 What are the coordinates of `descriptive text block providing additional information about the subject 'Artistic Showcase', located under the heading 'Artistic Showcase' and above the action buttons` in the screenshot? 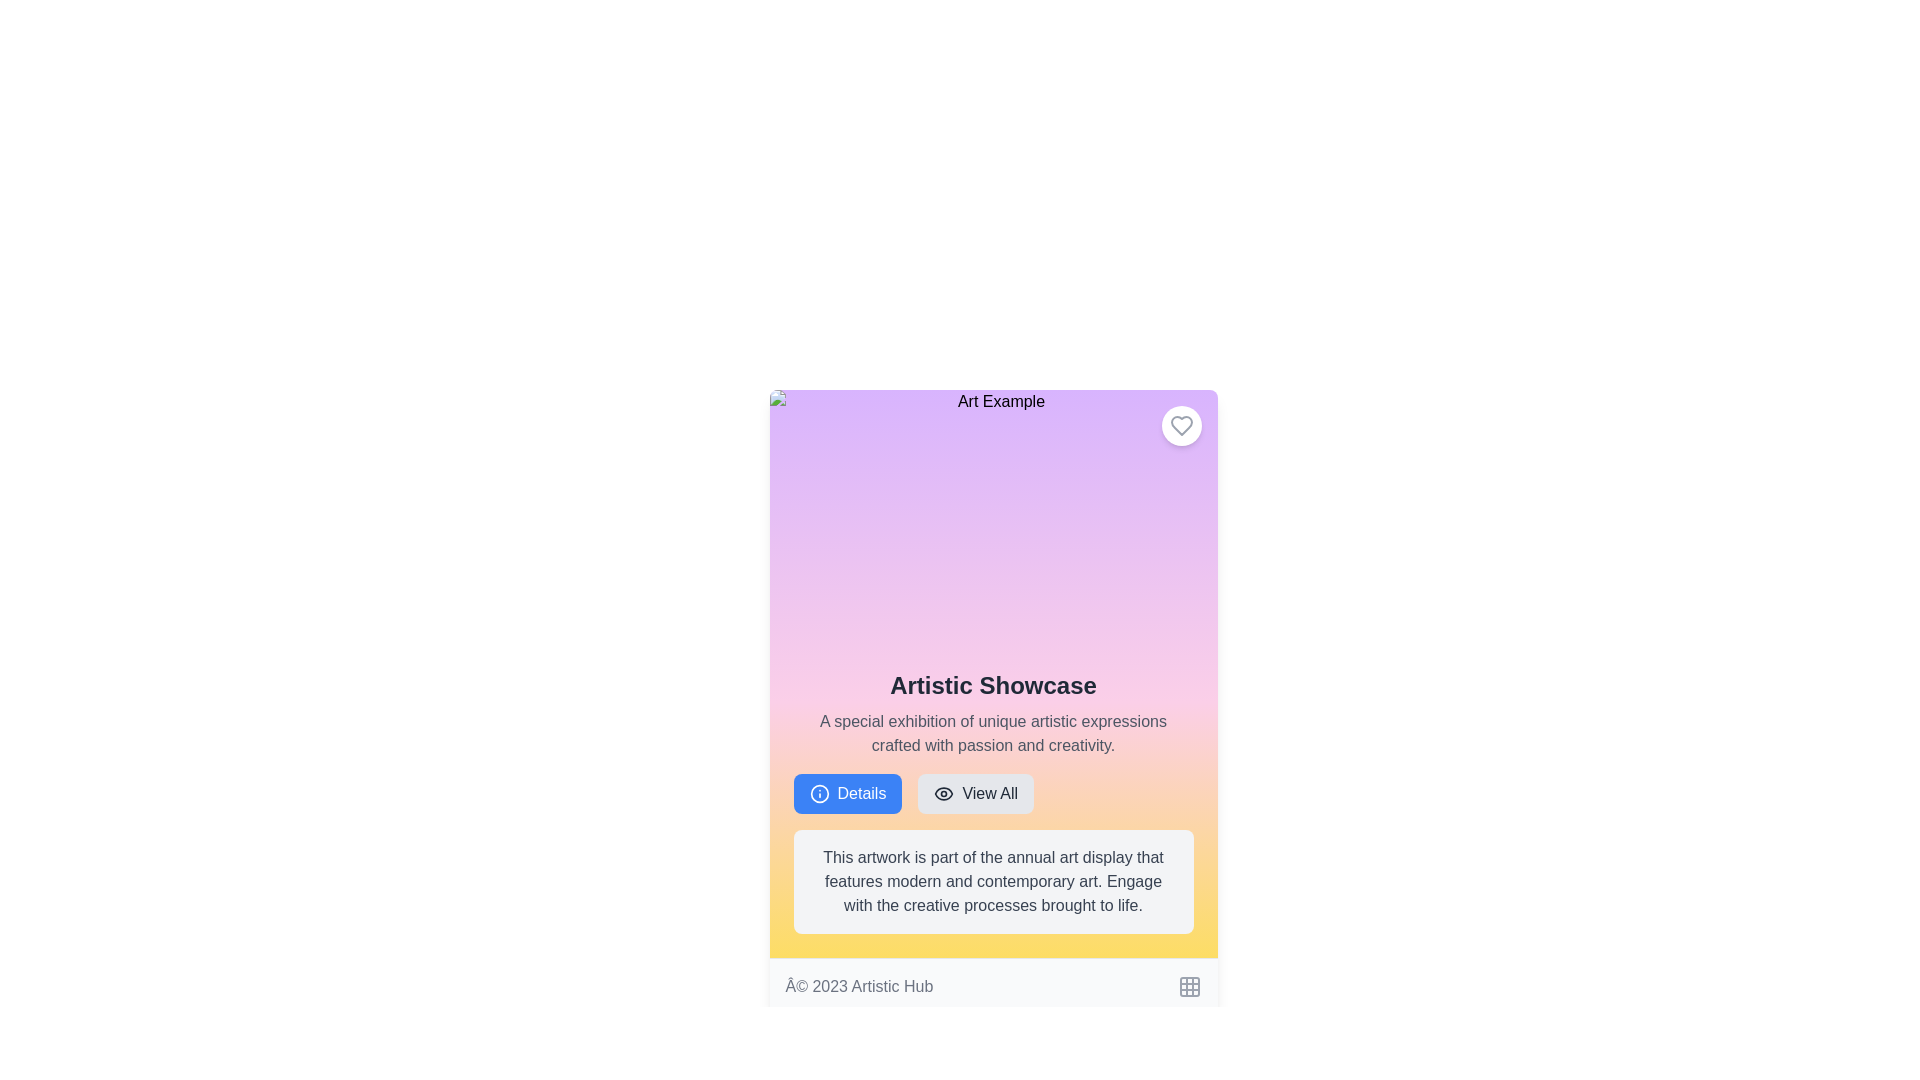 It's located at (993, 733).